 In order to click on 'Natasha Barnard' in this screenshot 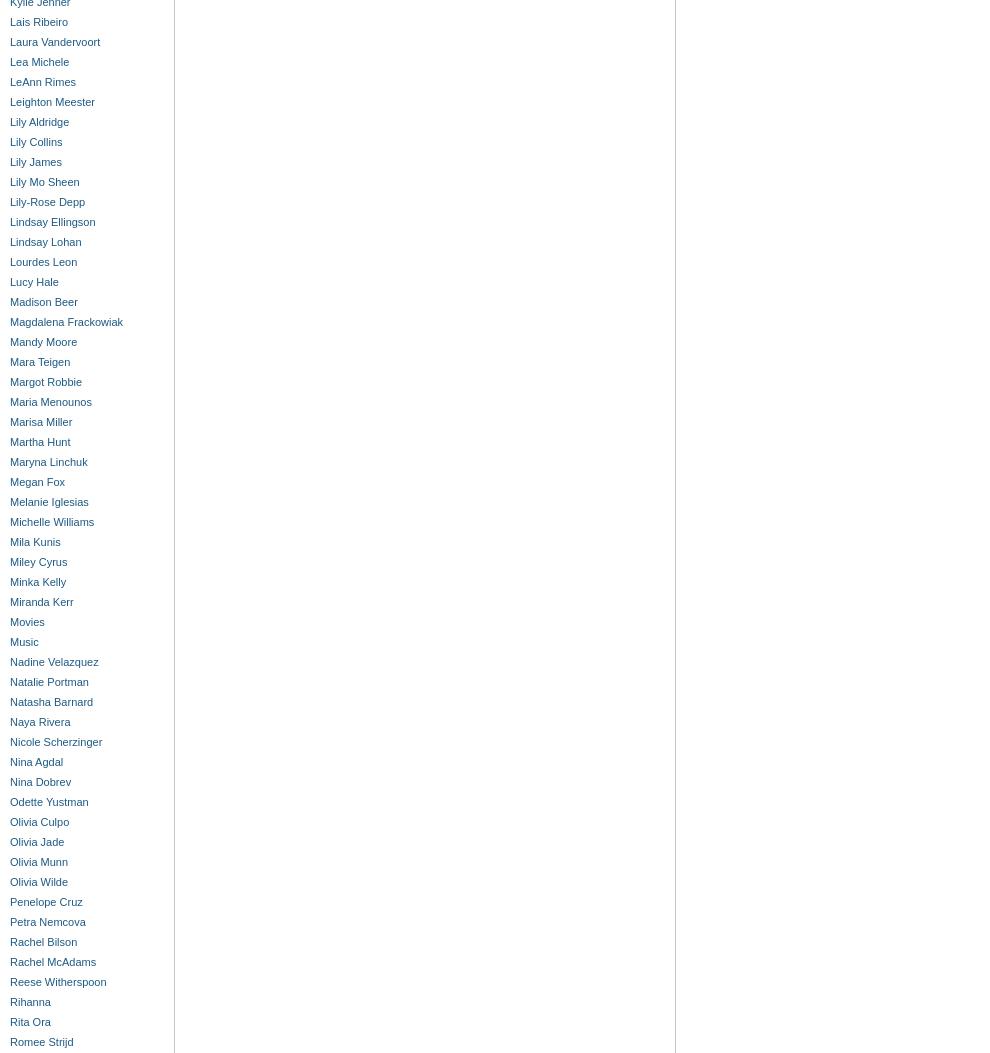, I will do `click(51, 702)`.